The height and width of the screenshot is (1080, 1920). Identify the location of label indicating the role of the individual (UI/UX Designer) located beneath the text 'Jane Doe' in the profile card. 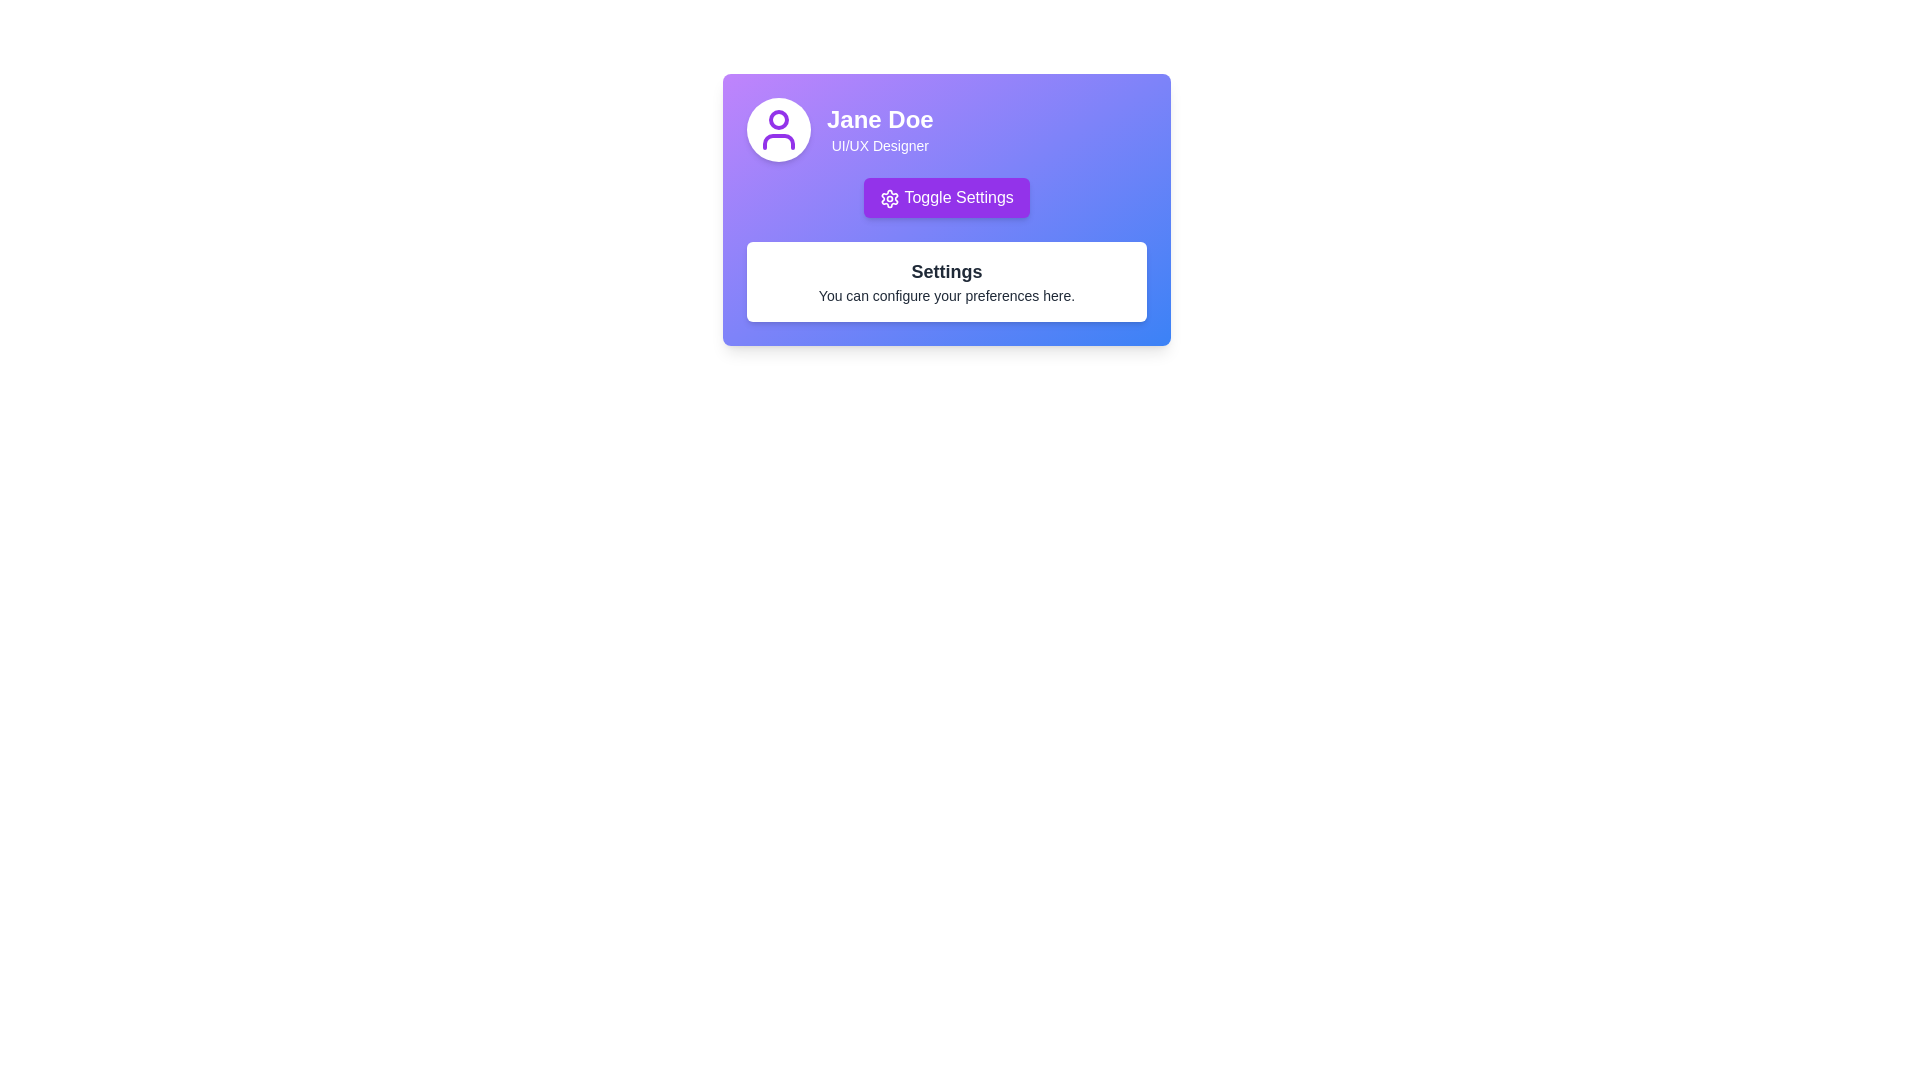
(880, 145).